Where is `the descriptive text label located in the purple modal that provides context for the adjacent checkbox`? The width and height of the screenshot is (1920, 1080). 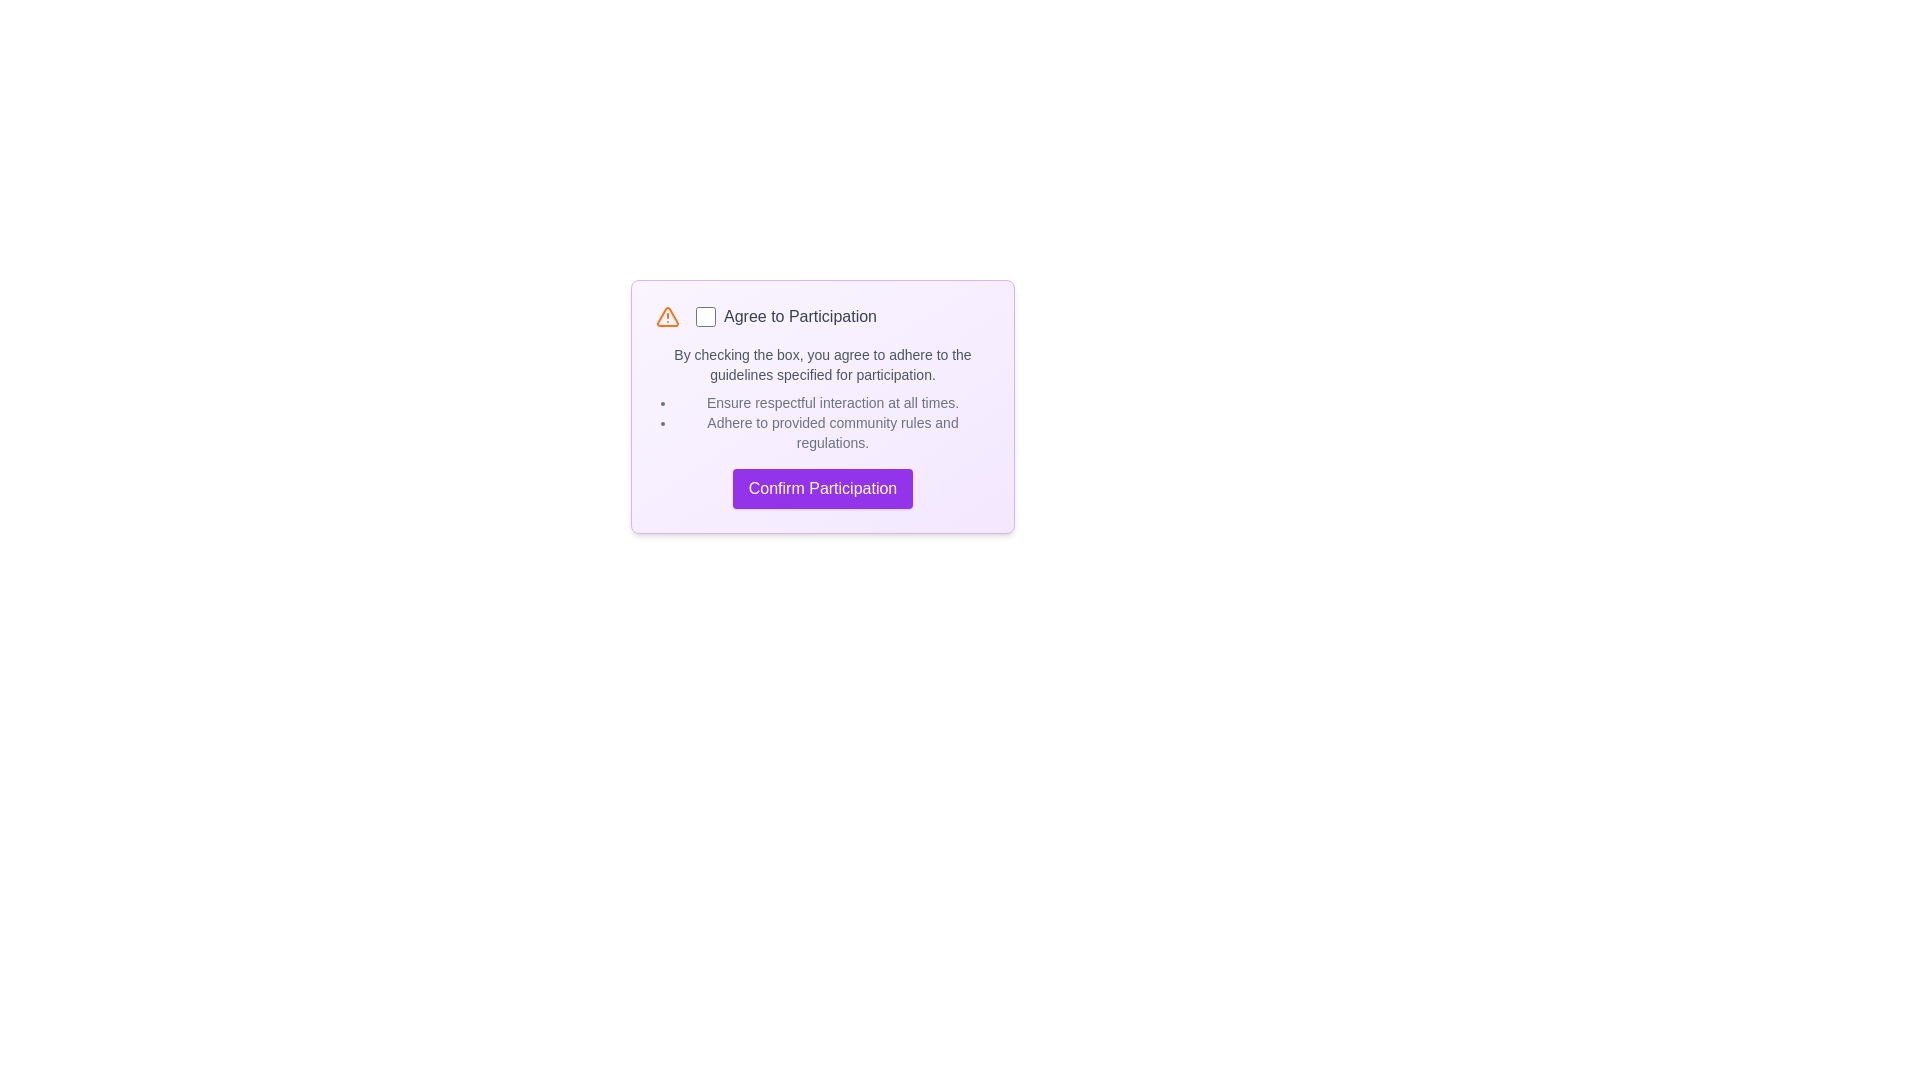 the descriptive text label located in the purple modal that provides context for the adjacent checkbox is located at coordinates (785, 315).